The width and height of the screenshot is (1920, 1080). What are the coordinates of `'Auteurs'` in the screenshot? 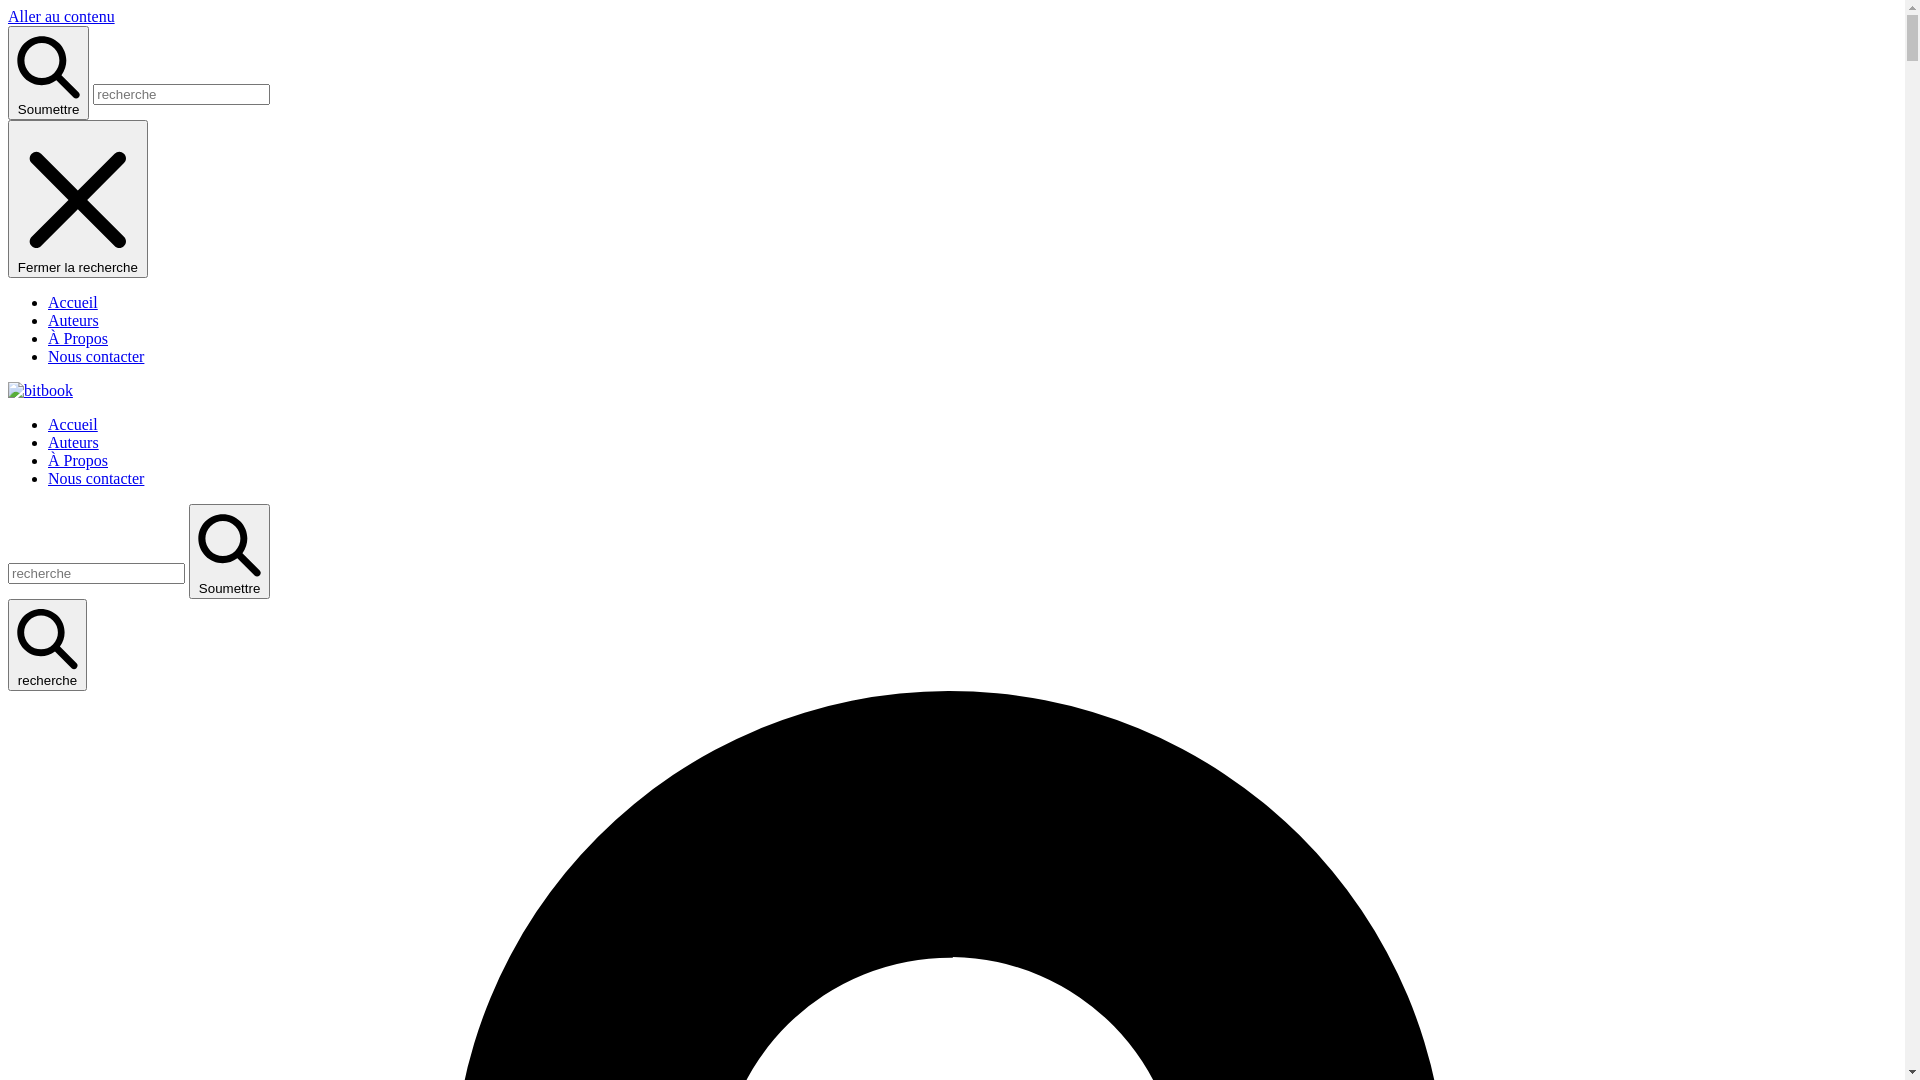 It's located at (73, 319).